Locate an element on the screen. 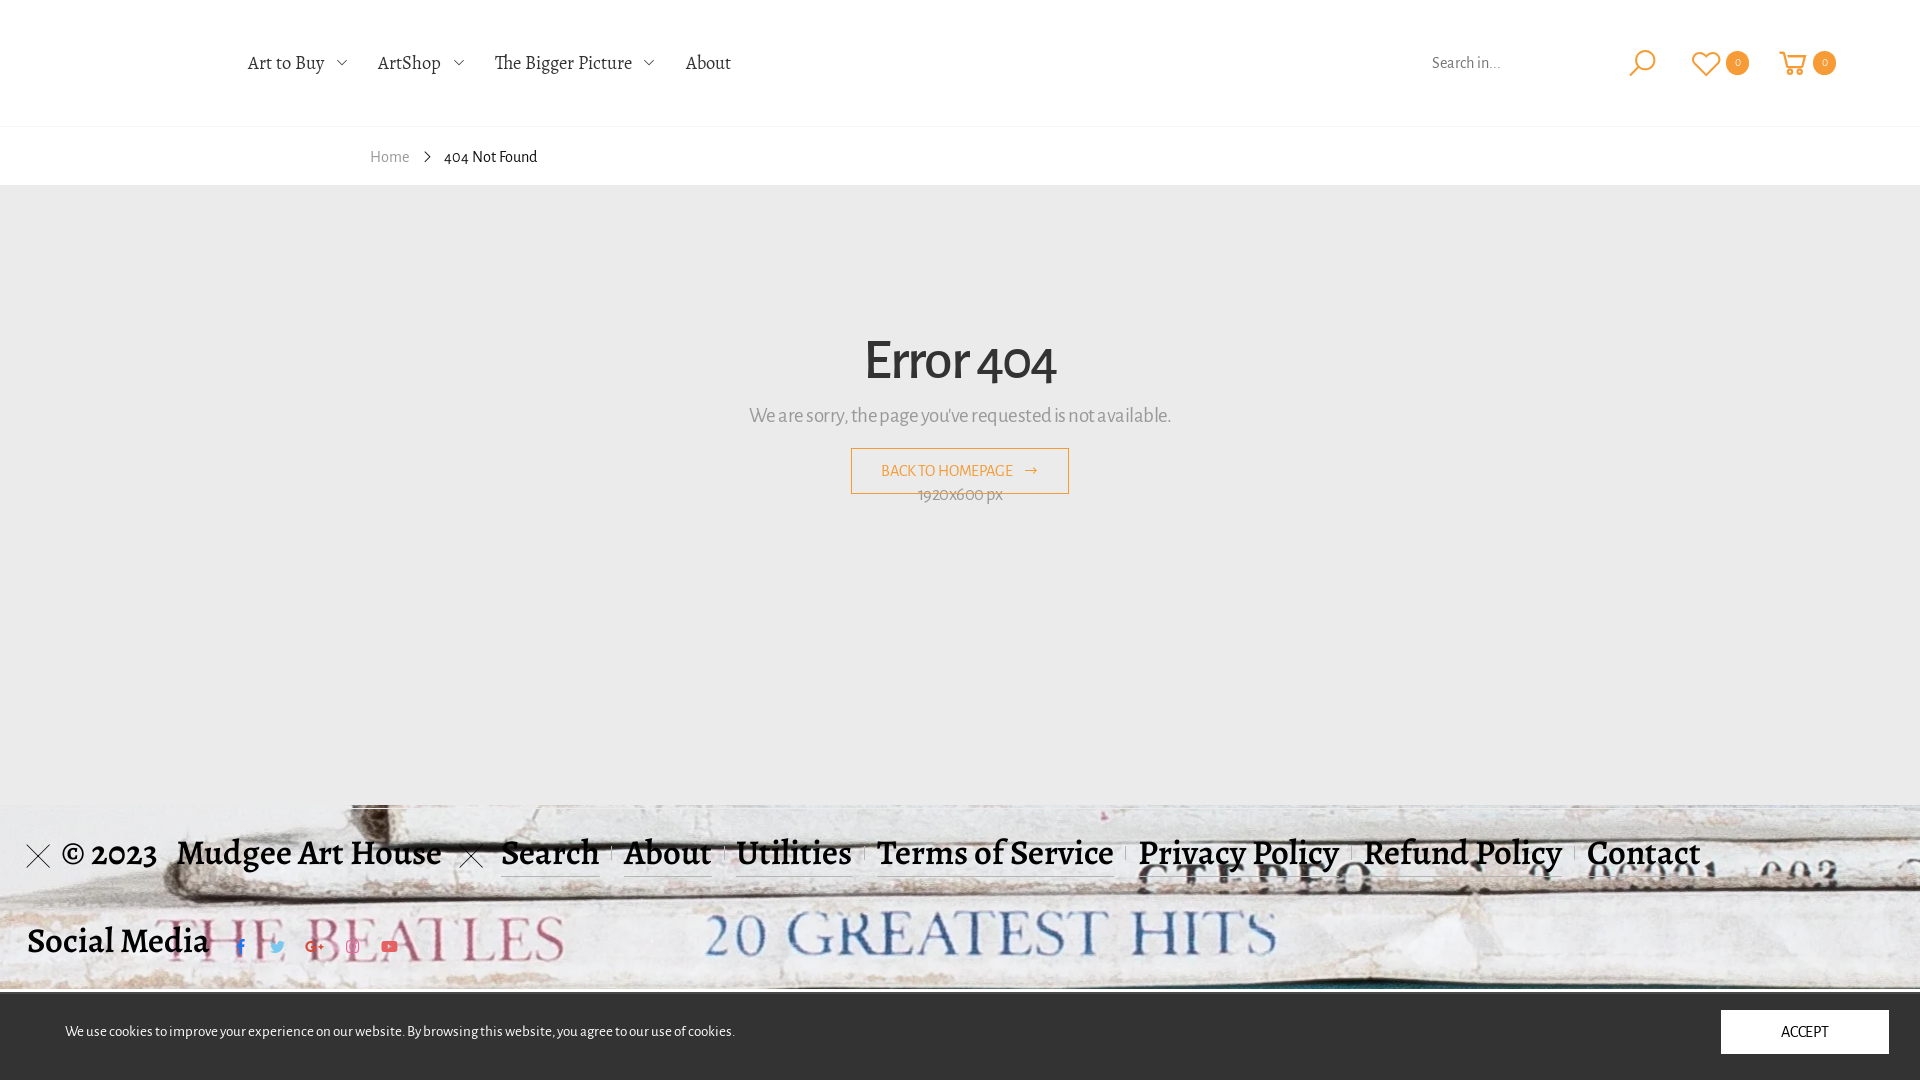 This screenshot has height=1080, width=1920. 'Mudgee Art House on Instagram' is located at coordinates (351, 946).